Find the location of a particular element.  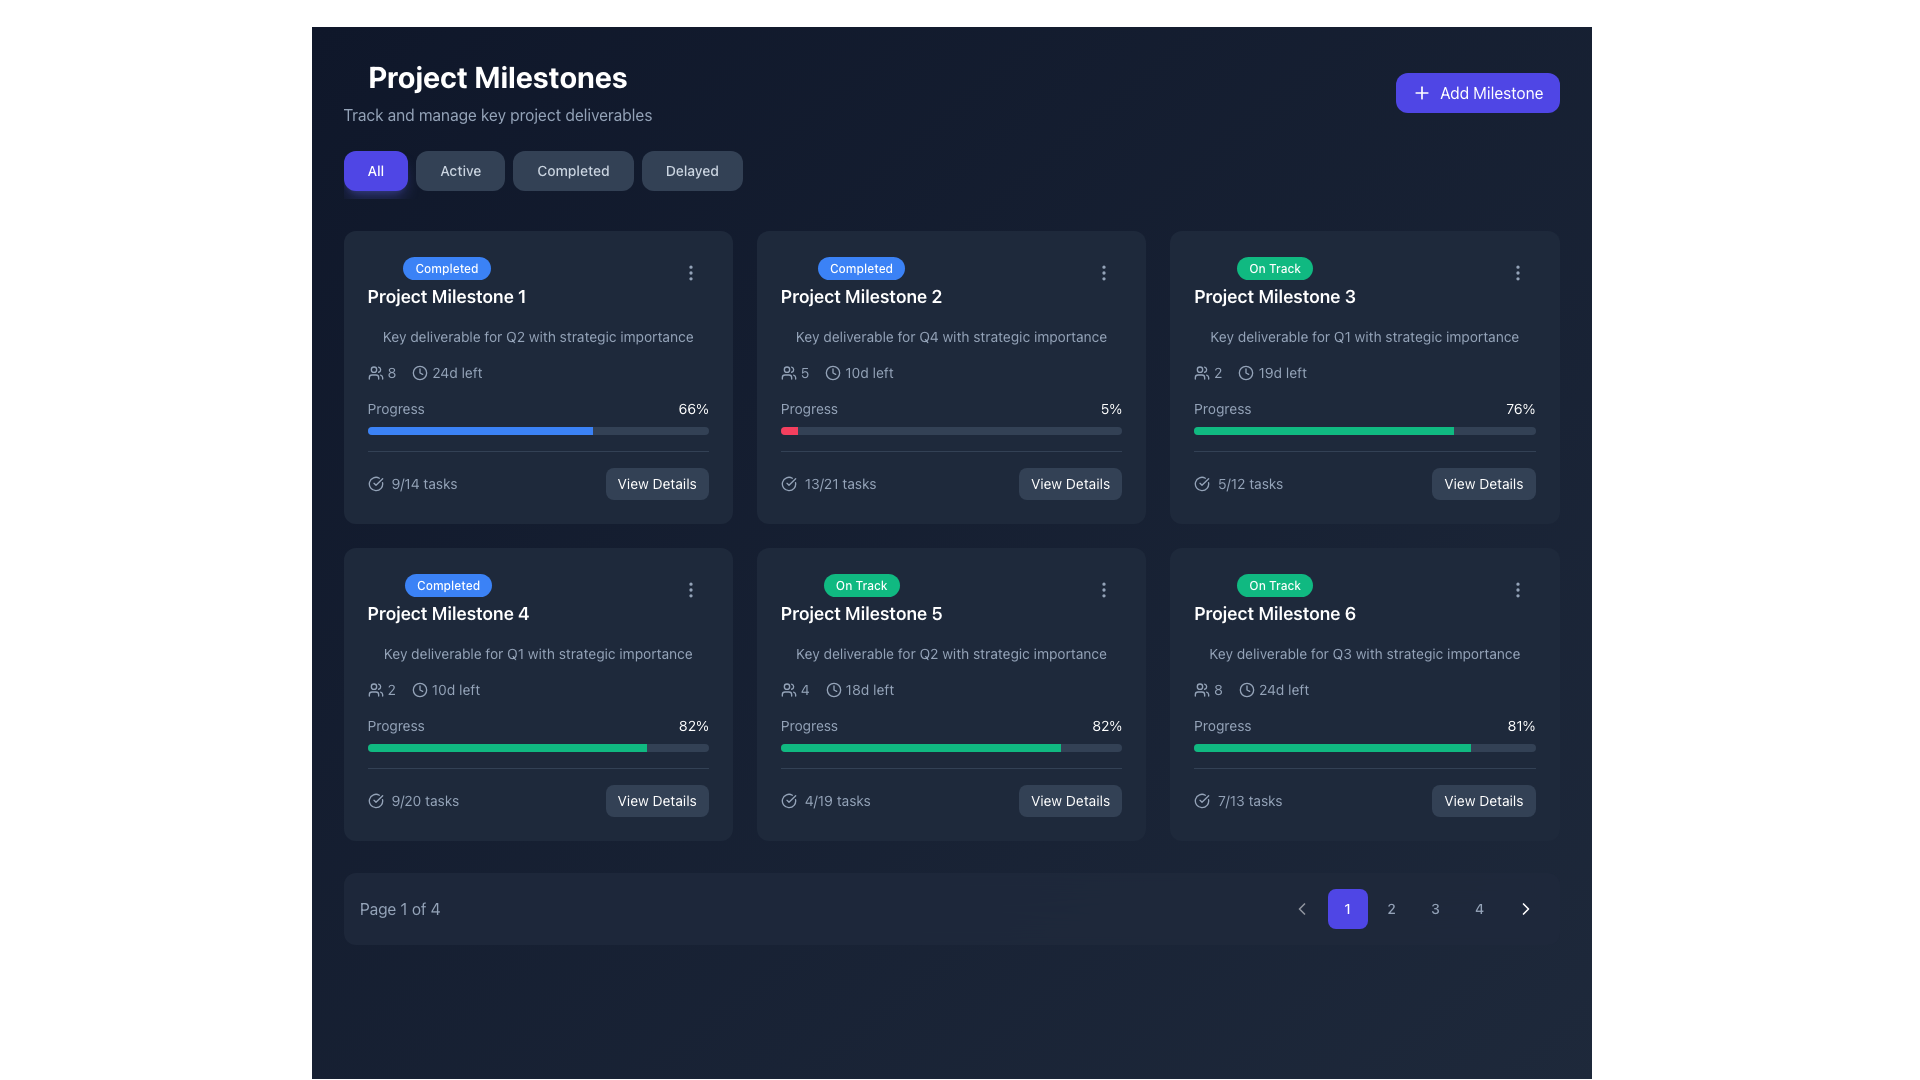

the Status Indicator Badge displaying 'On Track' located at the top center of the 'Project Milestone 3' card is located at coordinates (1274, 267).